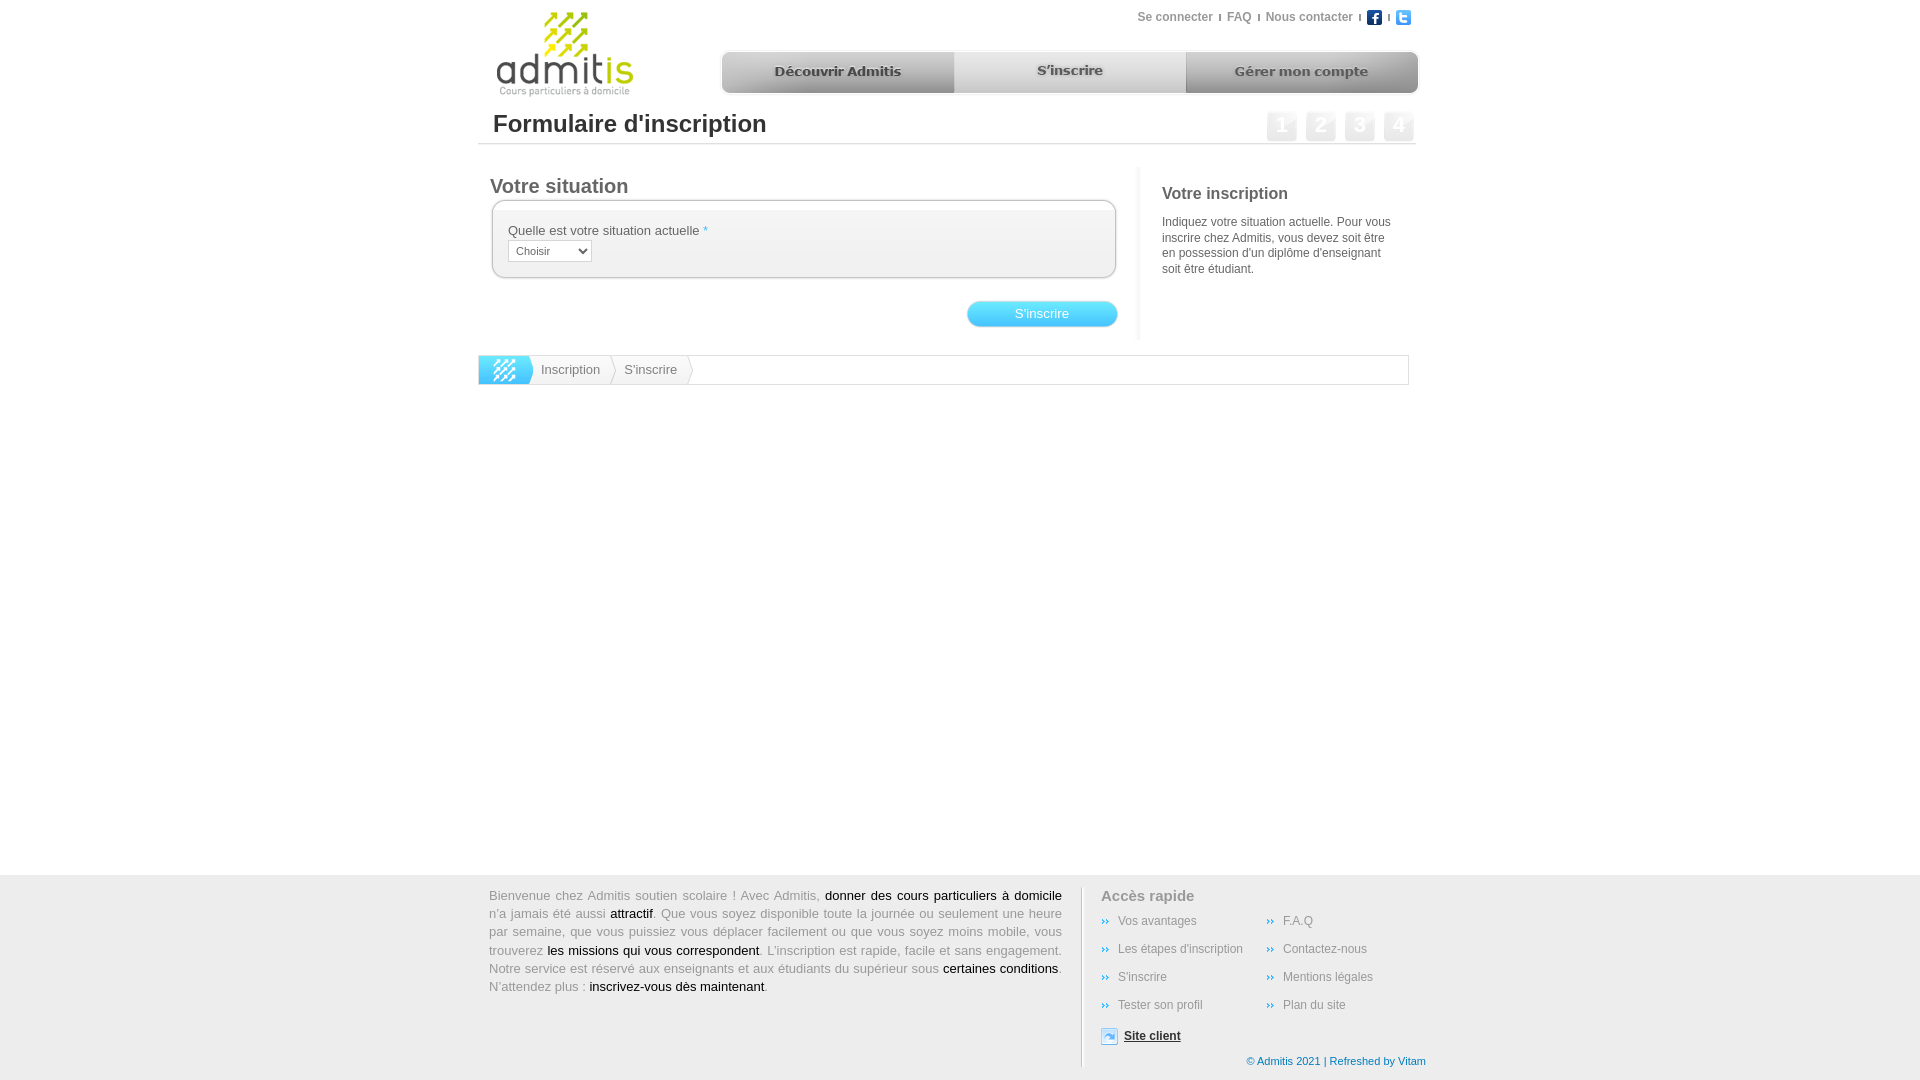 Image resolution: width=1920 pixels, height=1080 pixels. Describe the element at coordinates (1174, 16) in the screenshot. I see `'Se connecter'` at that location.